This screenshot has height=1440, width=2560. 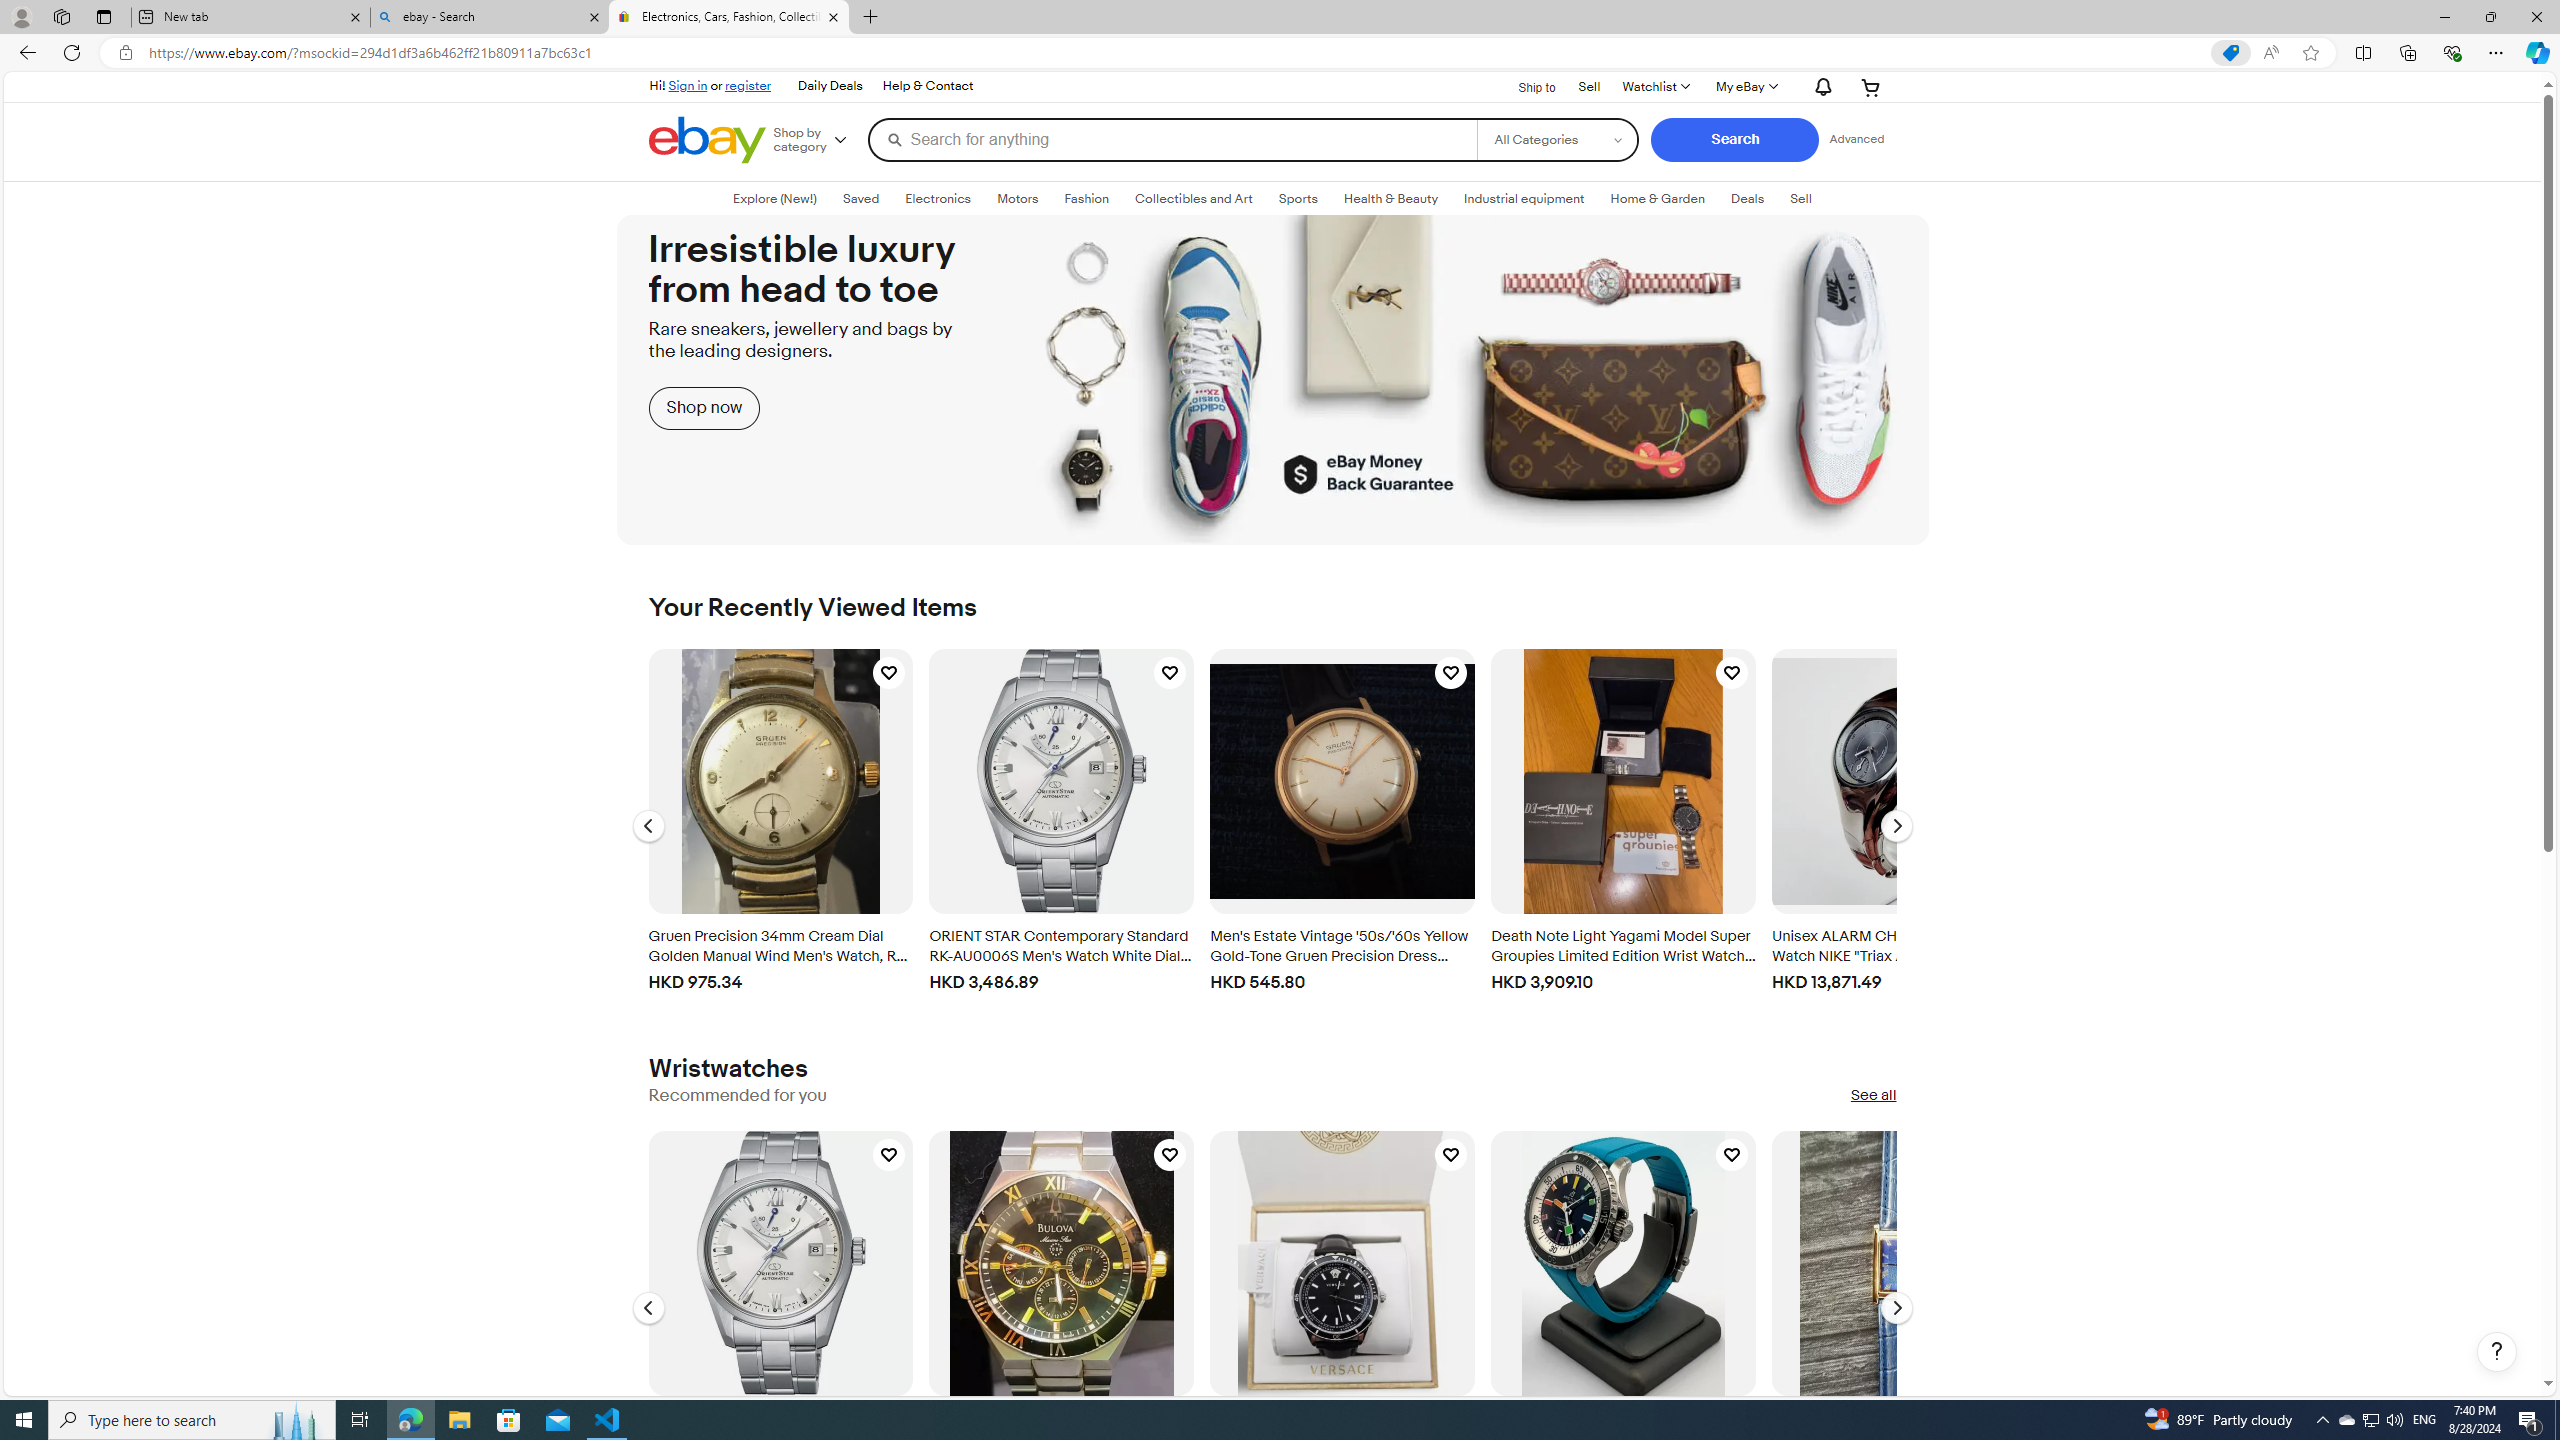 What do you see at coordinates (774, 199) in the screenshot?
I see `'Explore (New!)'` at bounding box center [774, 199].